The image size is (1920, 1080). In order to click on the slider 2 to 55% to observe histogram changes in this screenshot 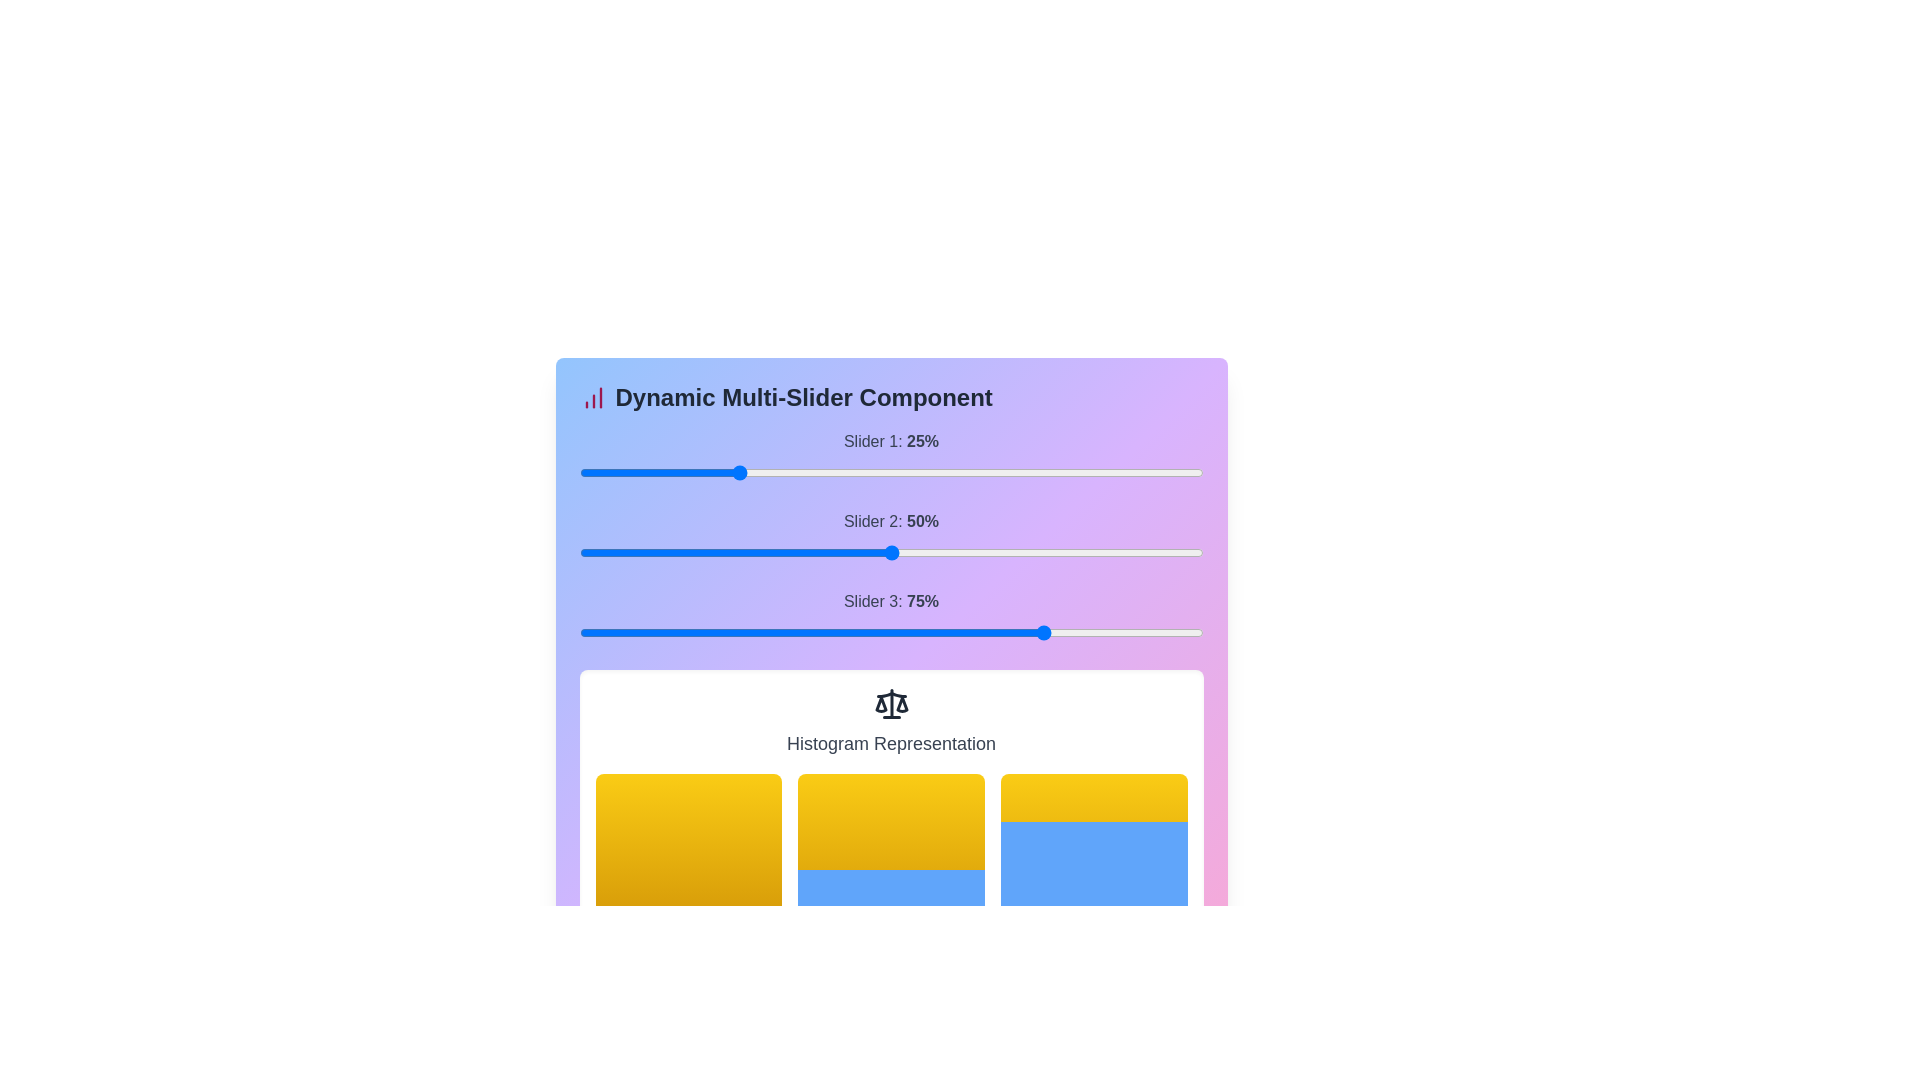, I will do `click(1062, 552)`.